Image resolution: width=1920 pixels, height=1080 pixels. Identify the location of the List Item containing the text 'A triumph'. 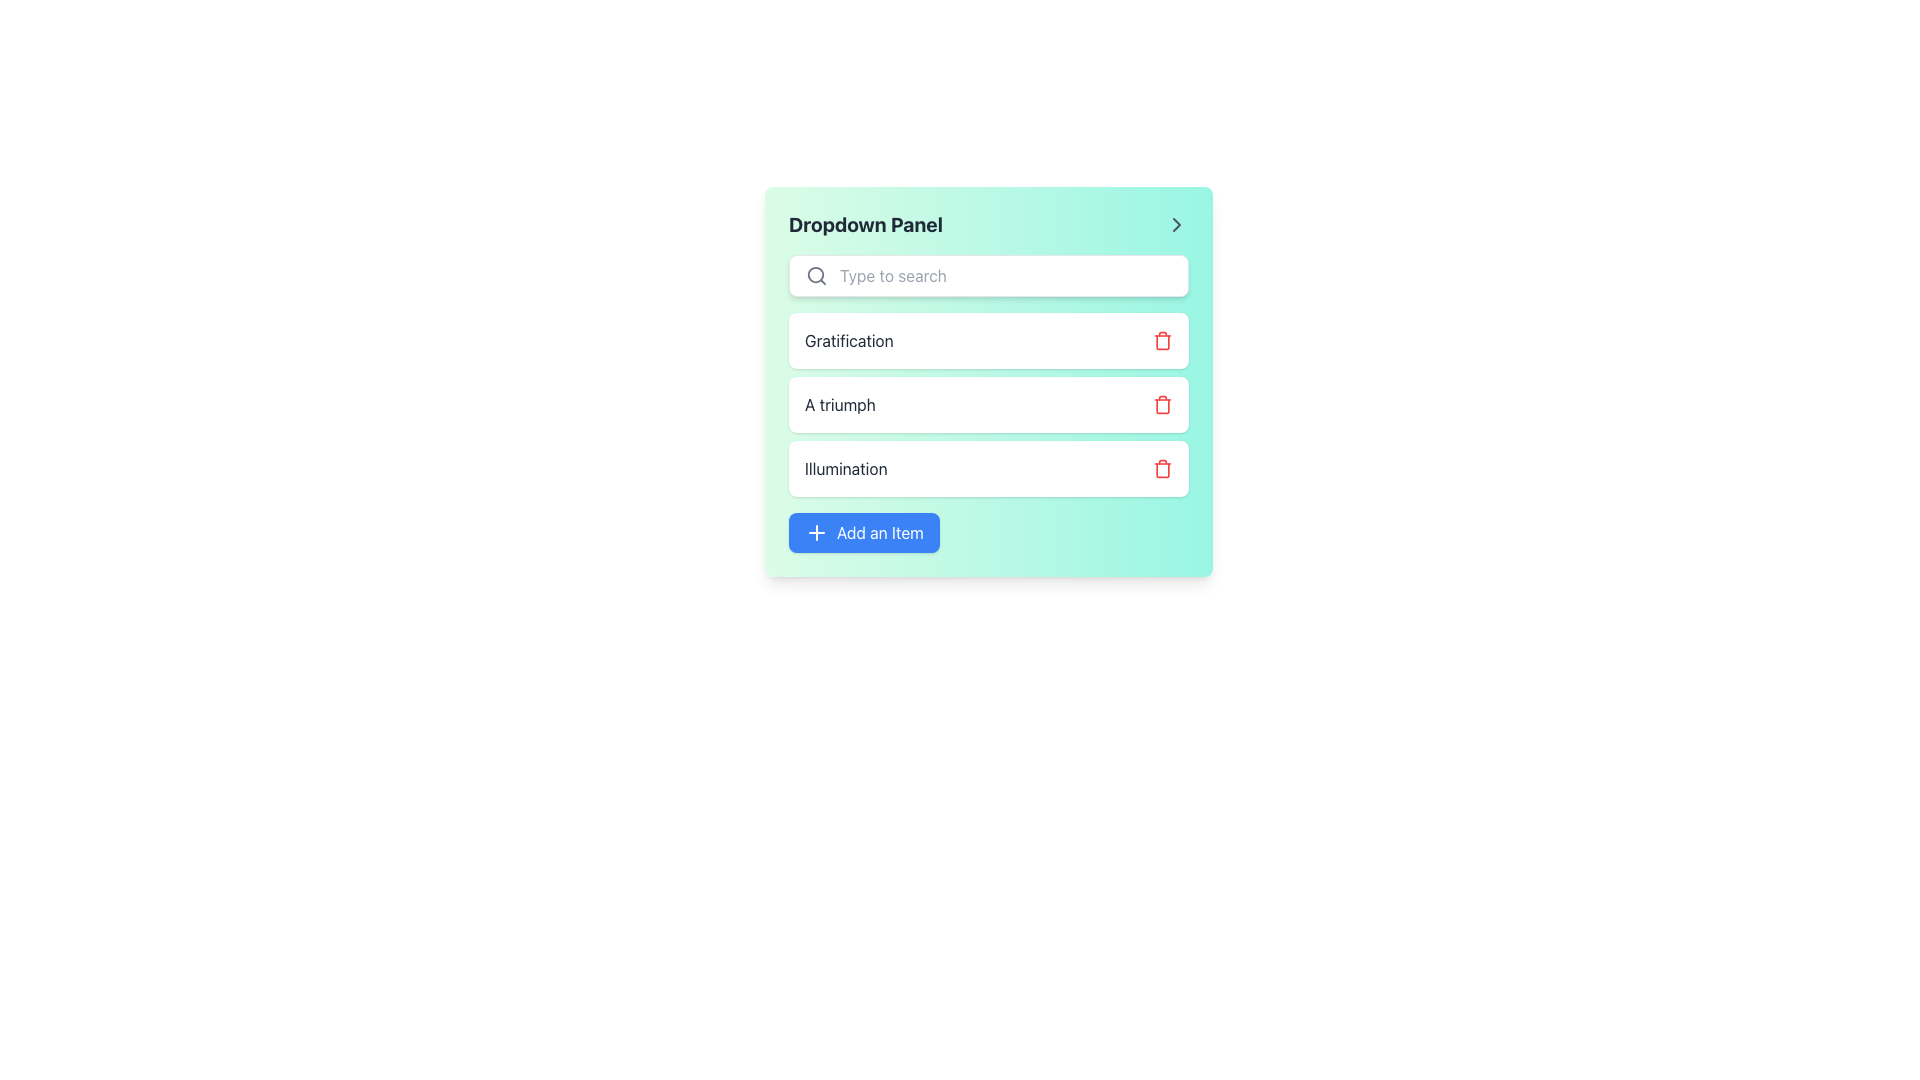
(988, 381).